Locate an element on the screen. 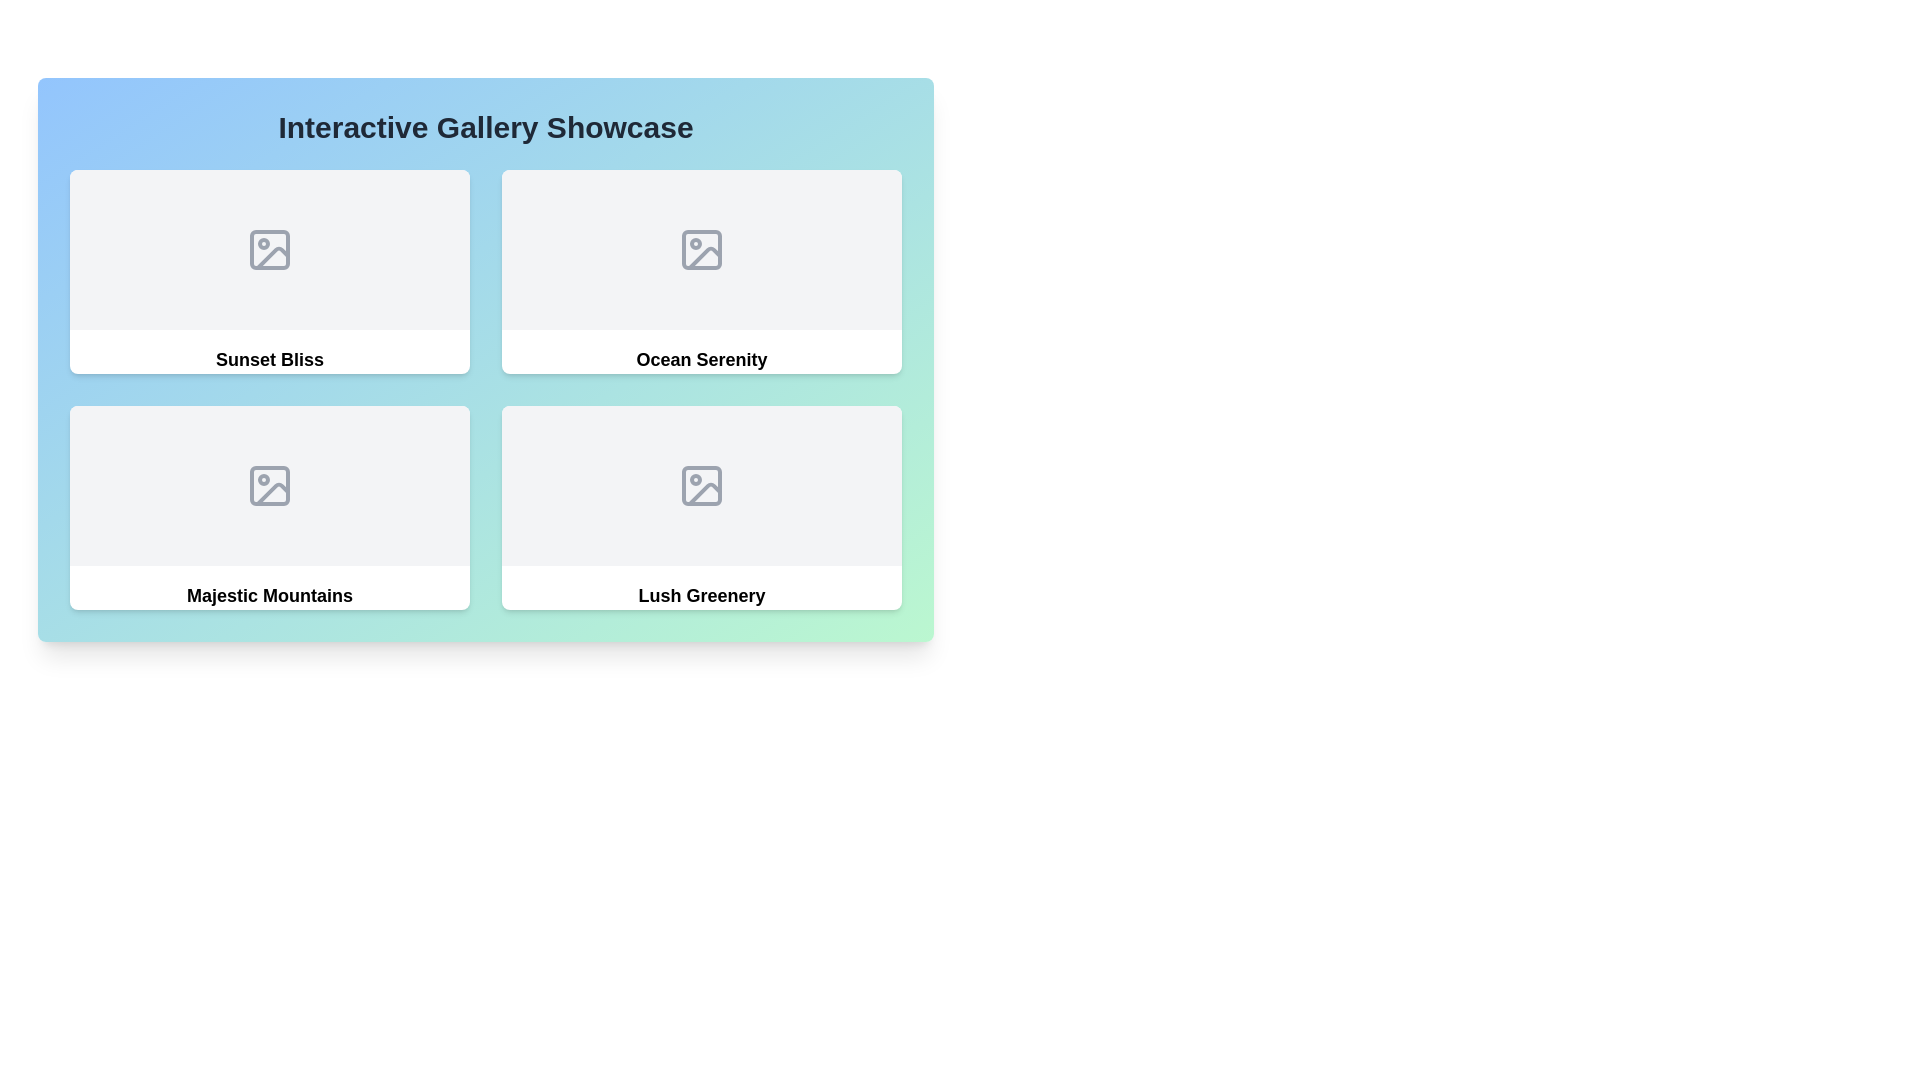  the image placeholder icon located in the second tile labeled 'Ocean Serenity' in the top row of the grid layout is located at coordinates (701, 249).